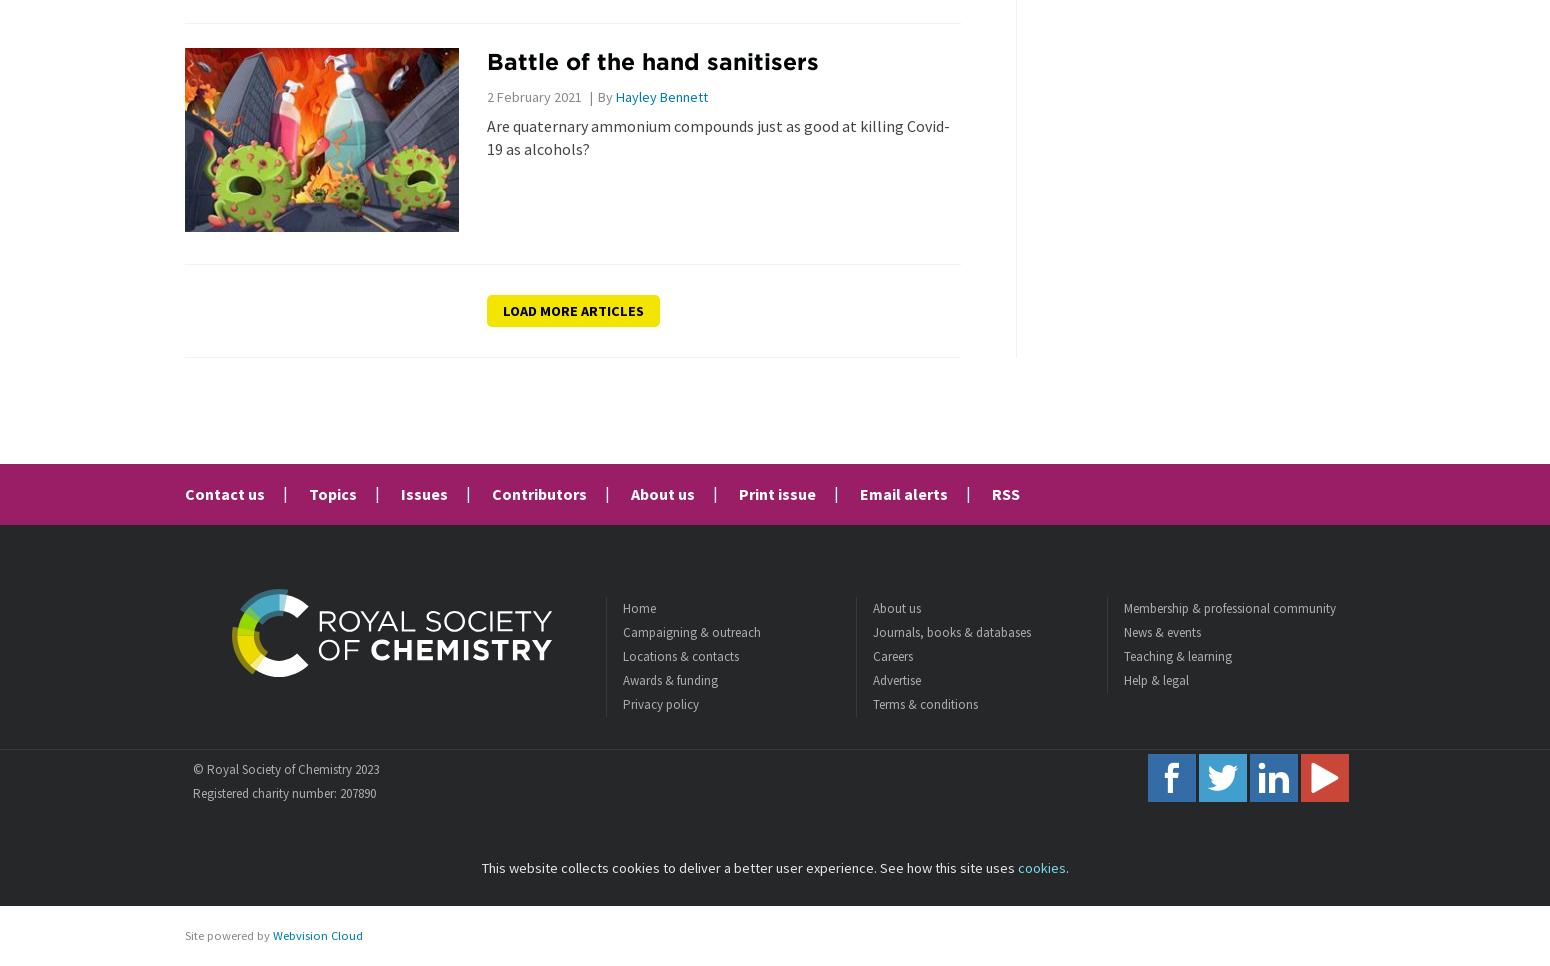 This screenshot has width=1550, height=966. What do you see at coordinates (661, 493) in the screenshot?
I see `'About us'` at bounding box center [661, 493].